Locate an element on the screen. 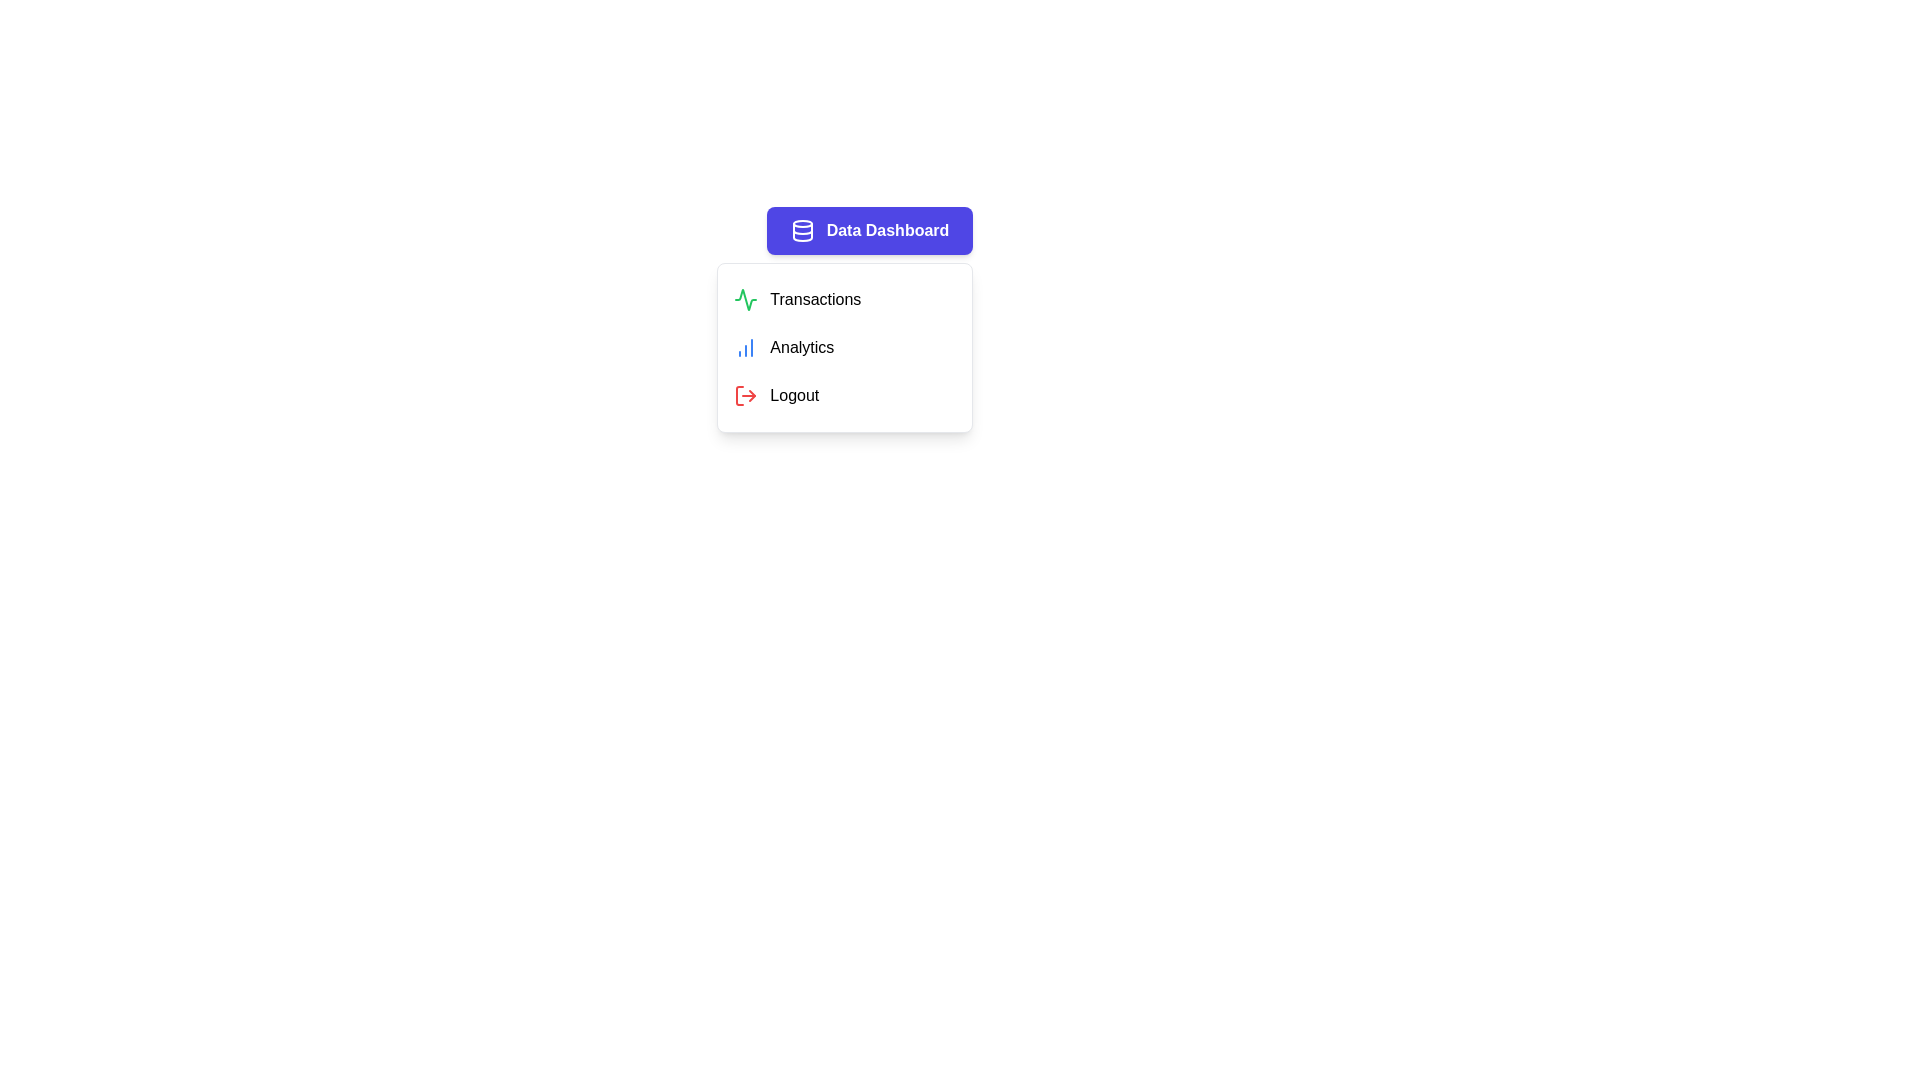  the 'Transactions' menu item to navigate or trigger associated actions is located at coordinates (845, 300).